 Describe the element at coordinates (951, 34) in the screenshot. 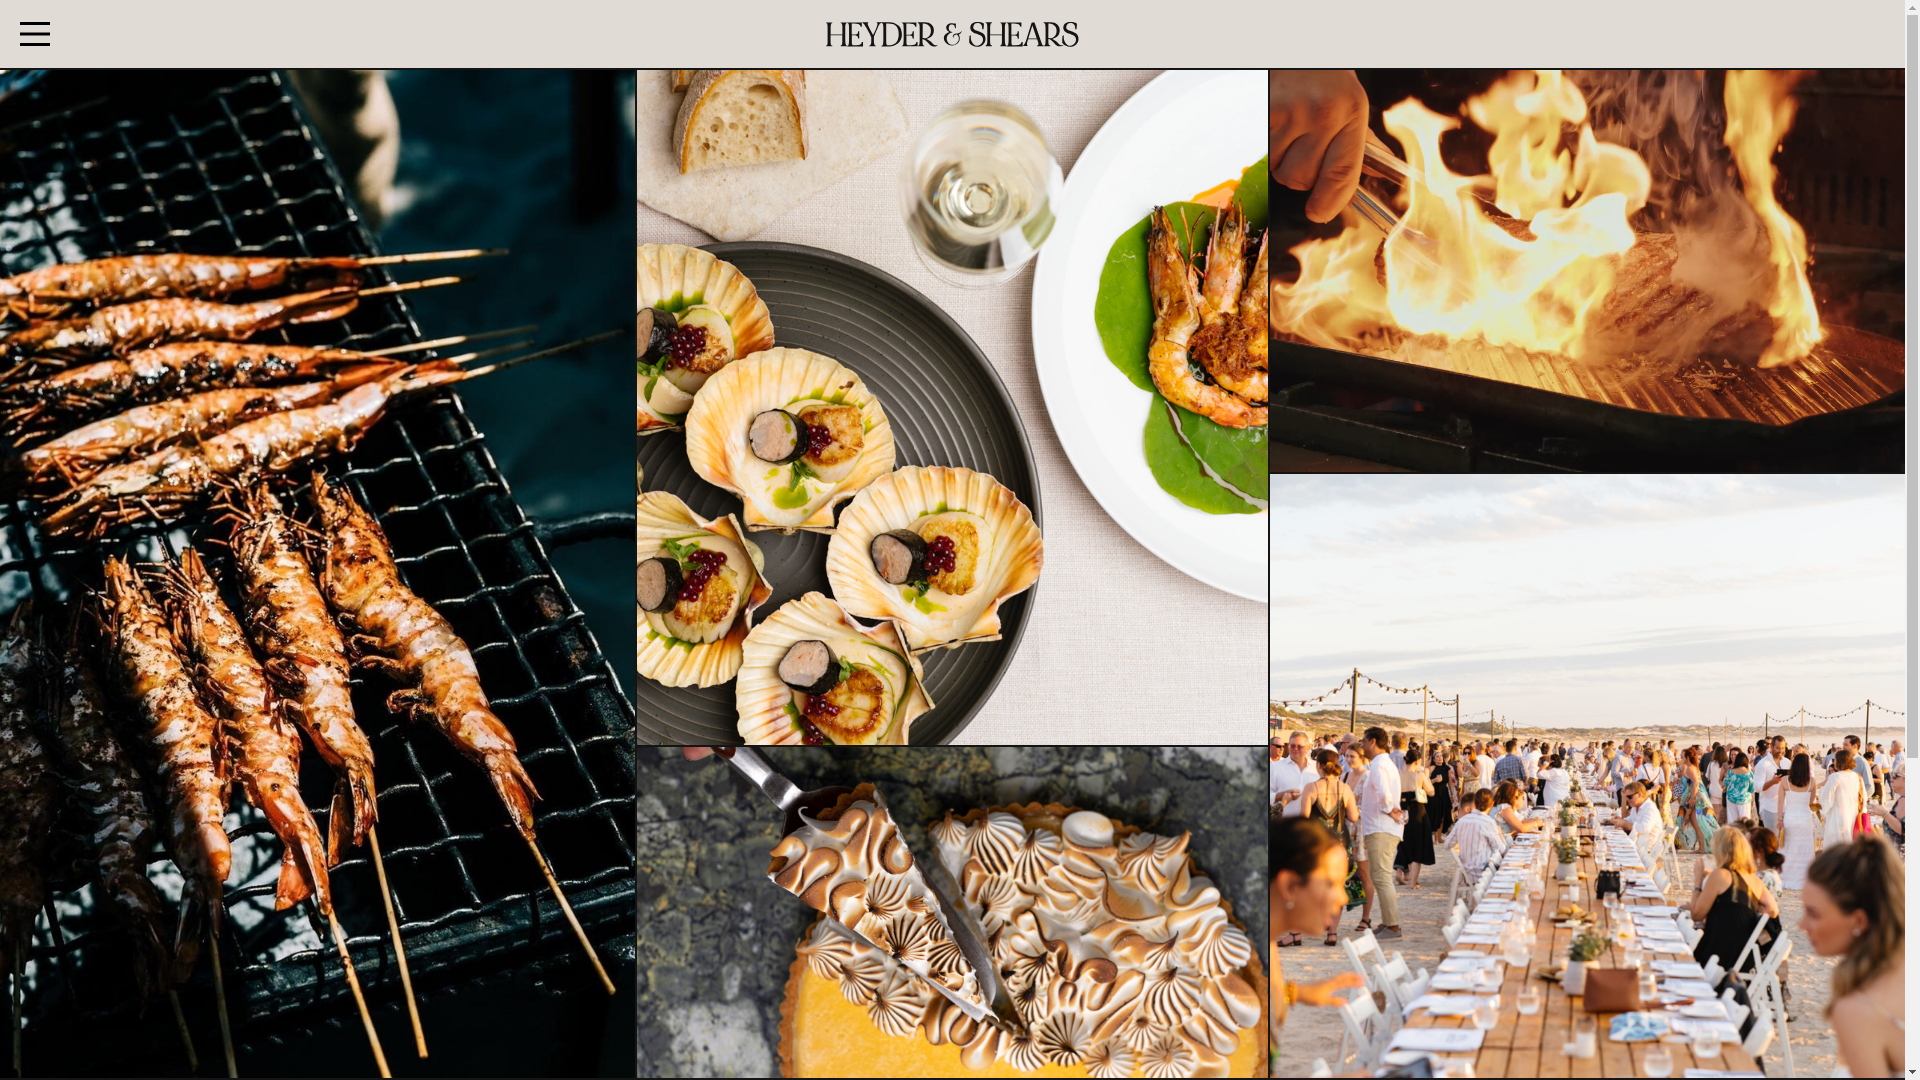

I see `'Heyder & Shears'` at that location.